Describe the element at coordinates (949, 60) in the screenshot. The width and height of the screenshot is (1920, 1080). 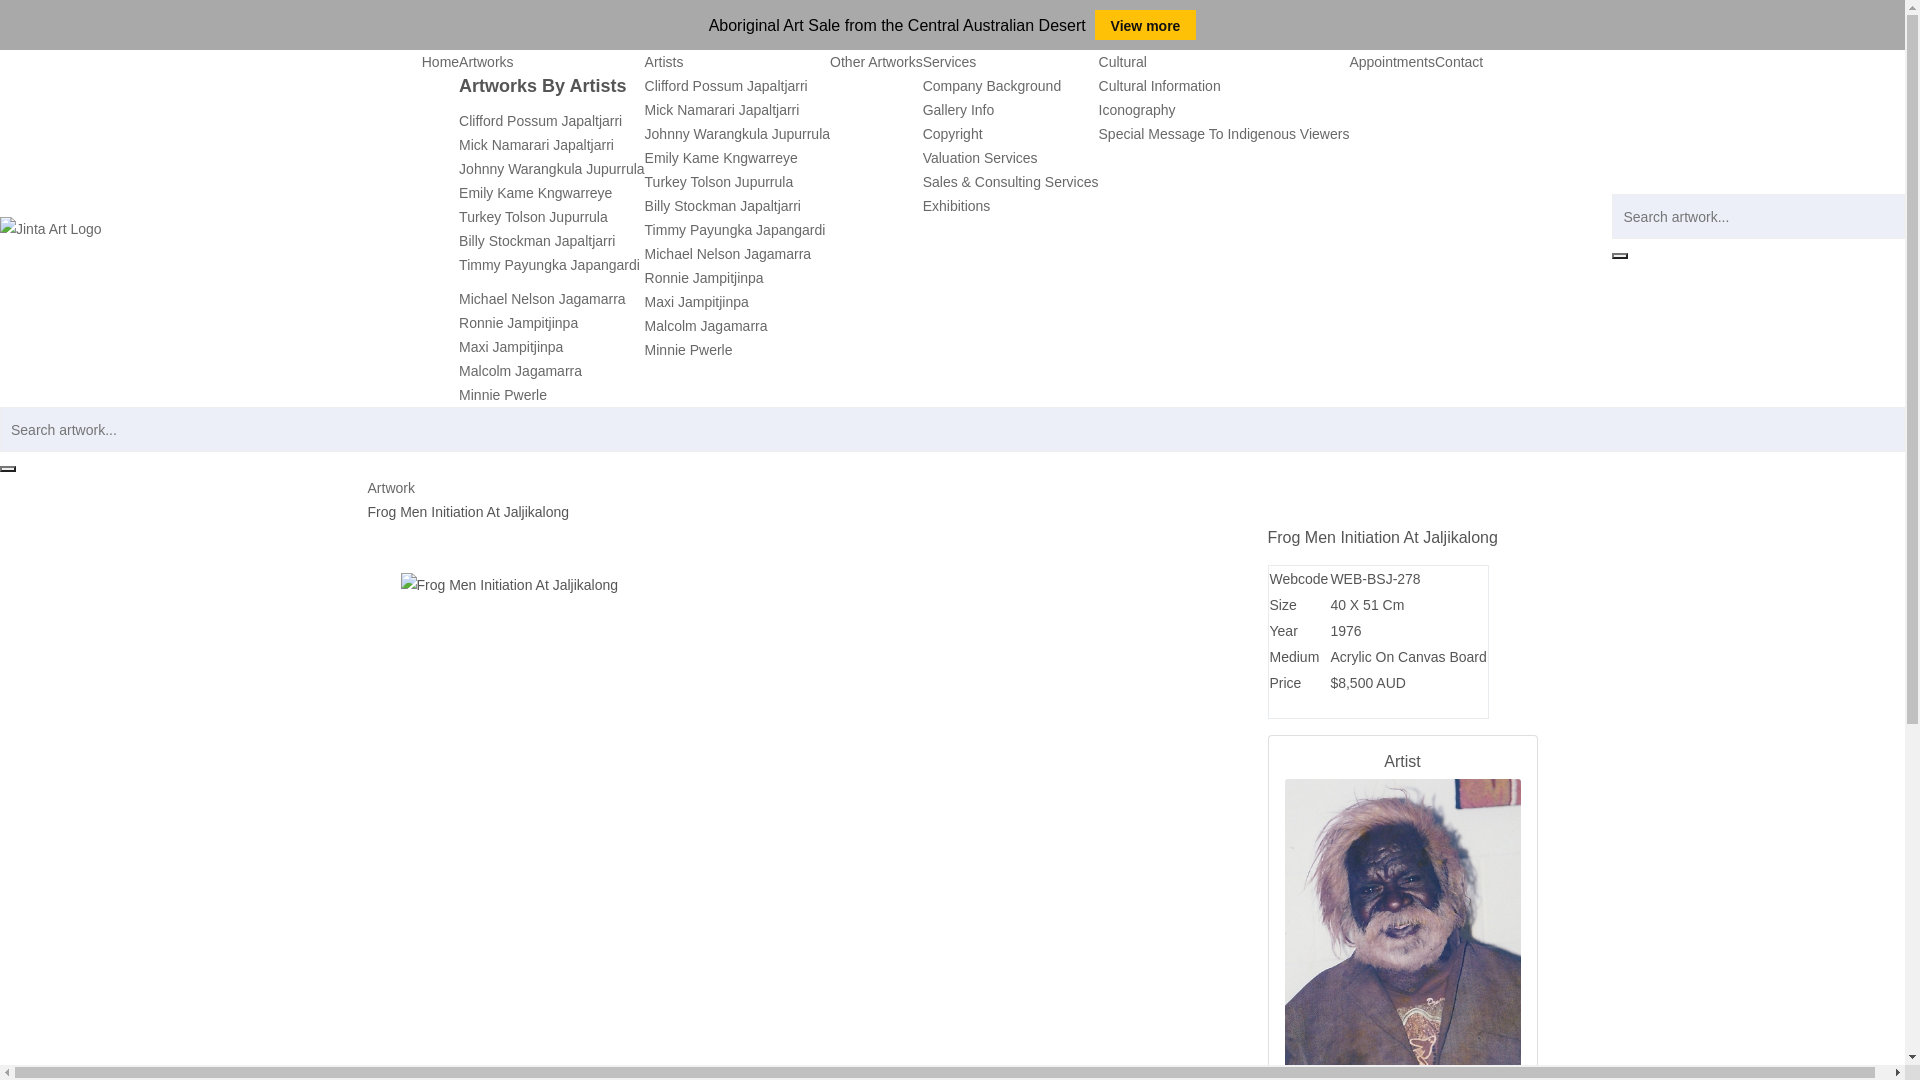
I see `'Services'` at that location.